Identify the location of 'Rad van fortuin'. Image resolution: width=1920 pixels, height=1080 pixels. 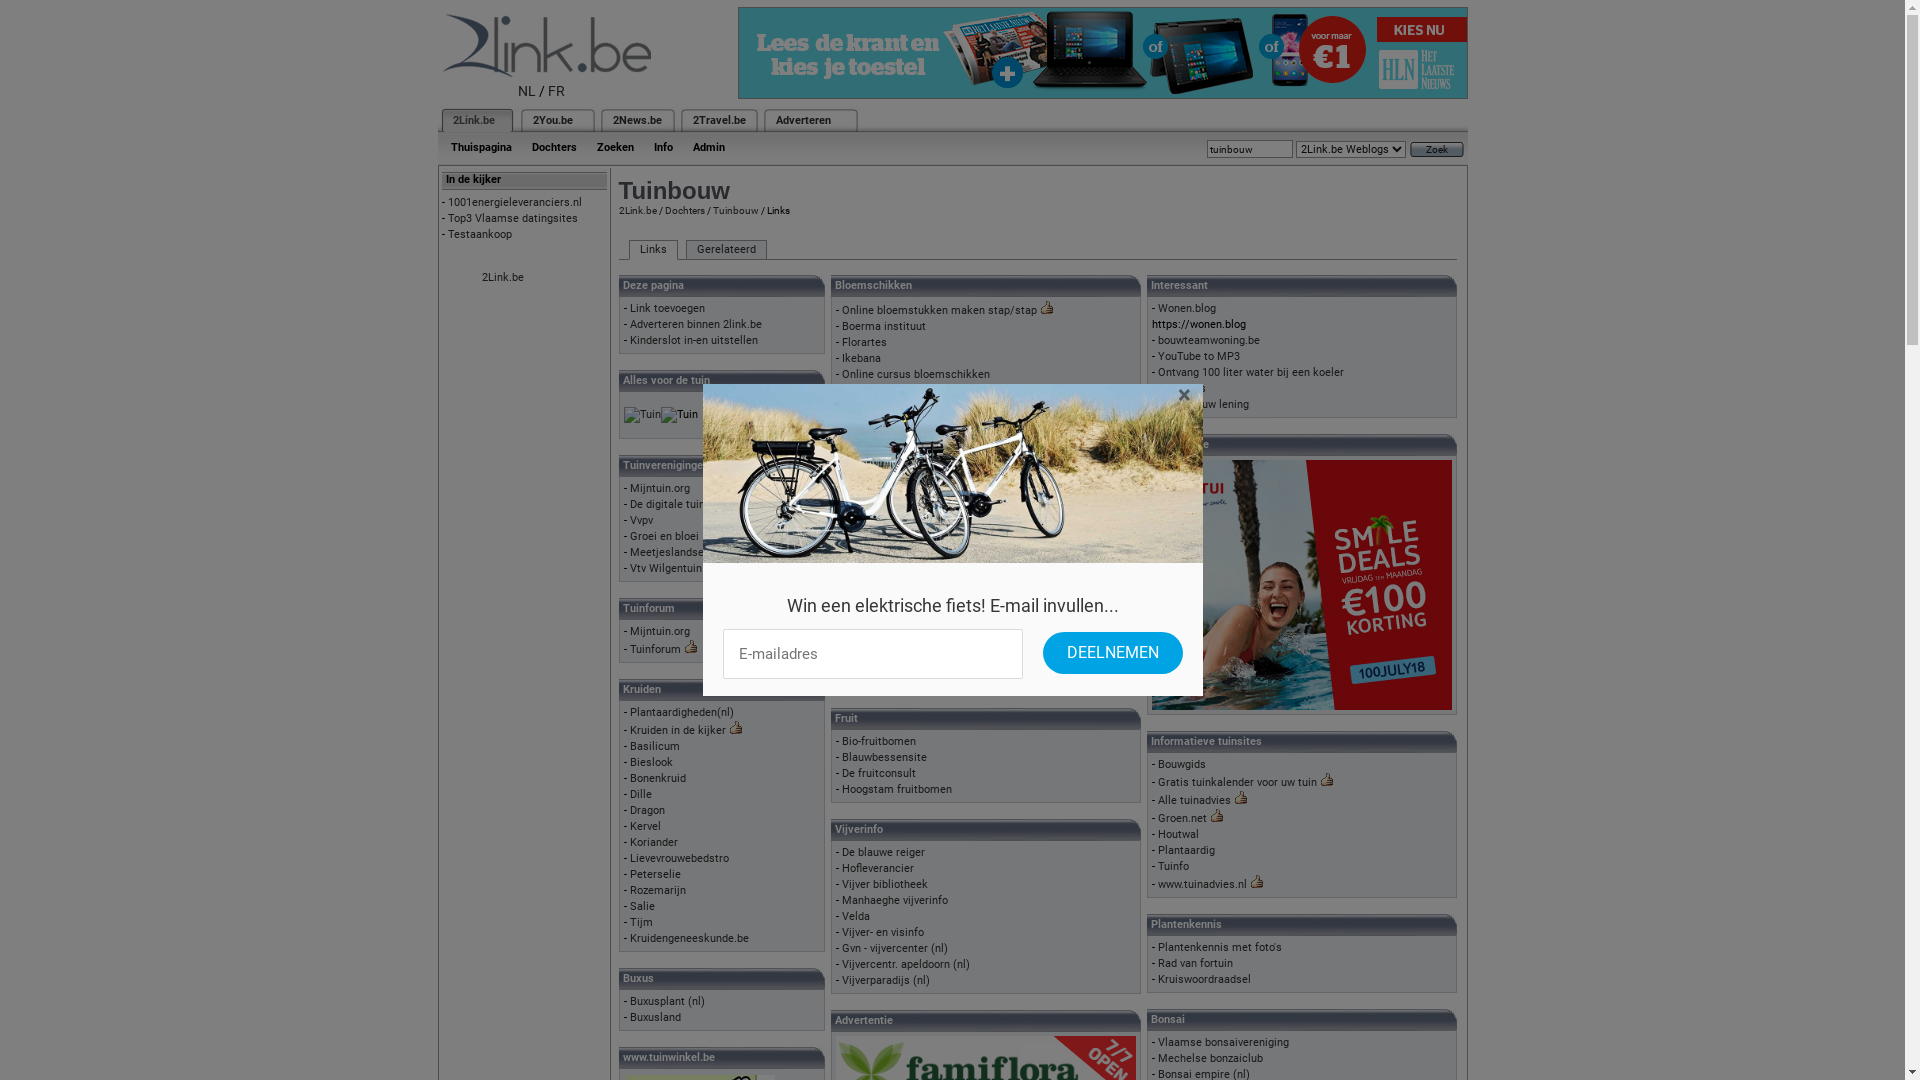
(1195, 962).